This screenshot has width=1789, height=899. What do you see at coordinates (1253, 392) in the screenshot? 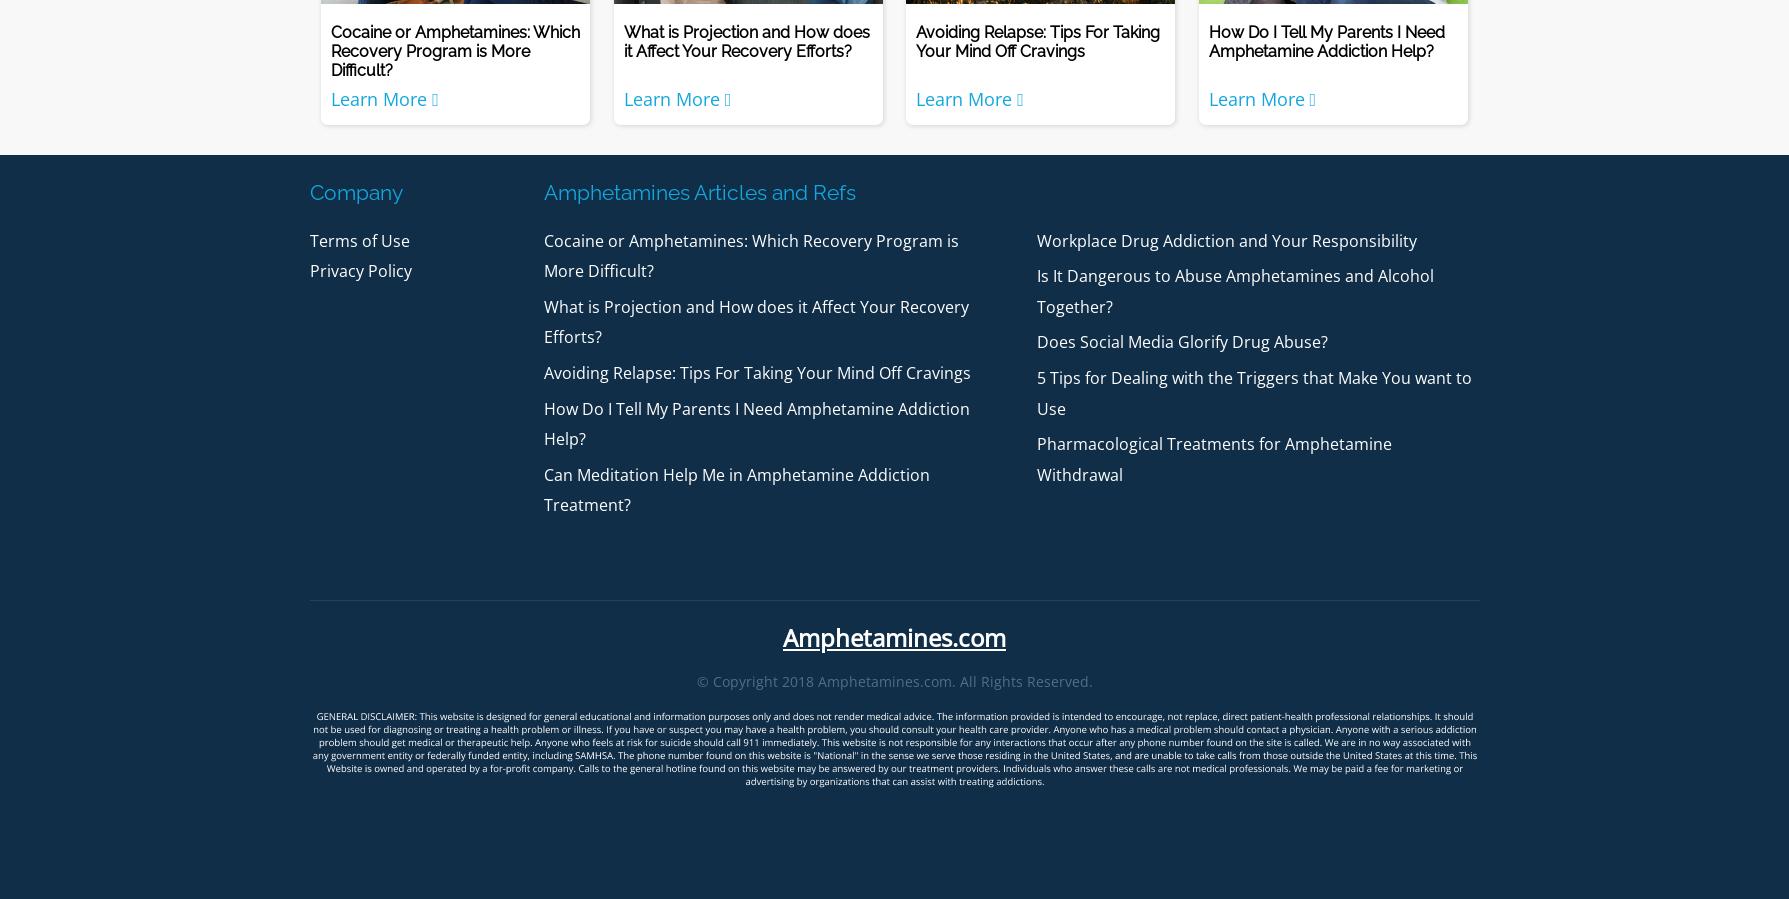
I see `'5 Tips for Dealing with the Triggers that Make You want to Use'` at bounding box center [1253, 392].